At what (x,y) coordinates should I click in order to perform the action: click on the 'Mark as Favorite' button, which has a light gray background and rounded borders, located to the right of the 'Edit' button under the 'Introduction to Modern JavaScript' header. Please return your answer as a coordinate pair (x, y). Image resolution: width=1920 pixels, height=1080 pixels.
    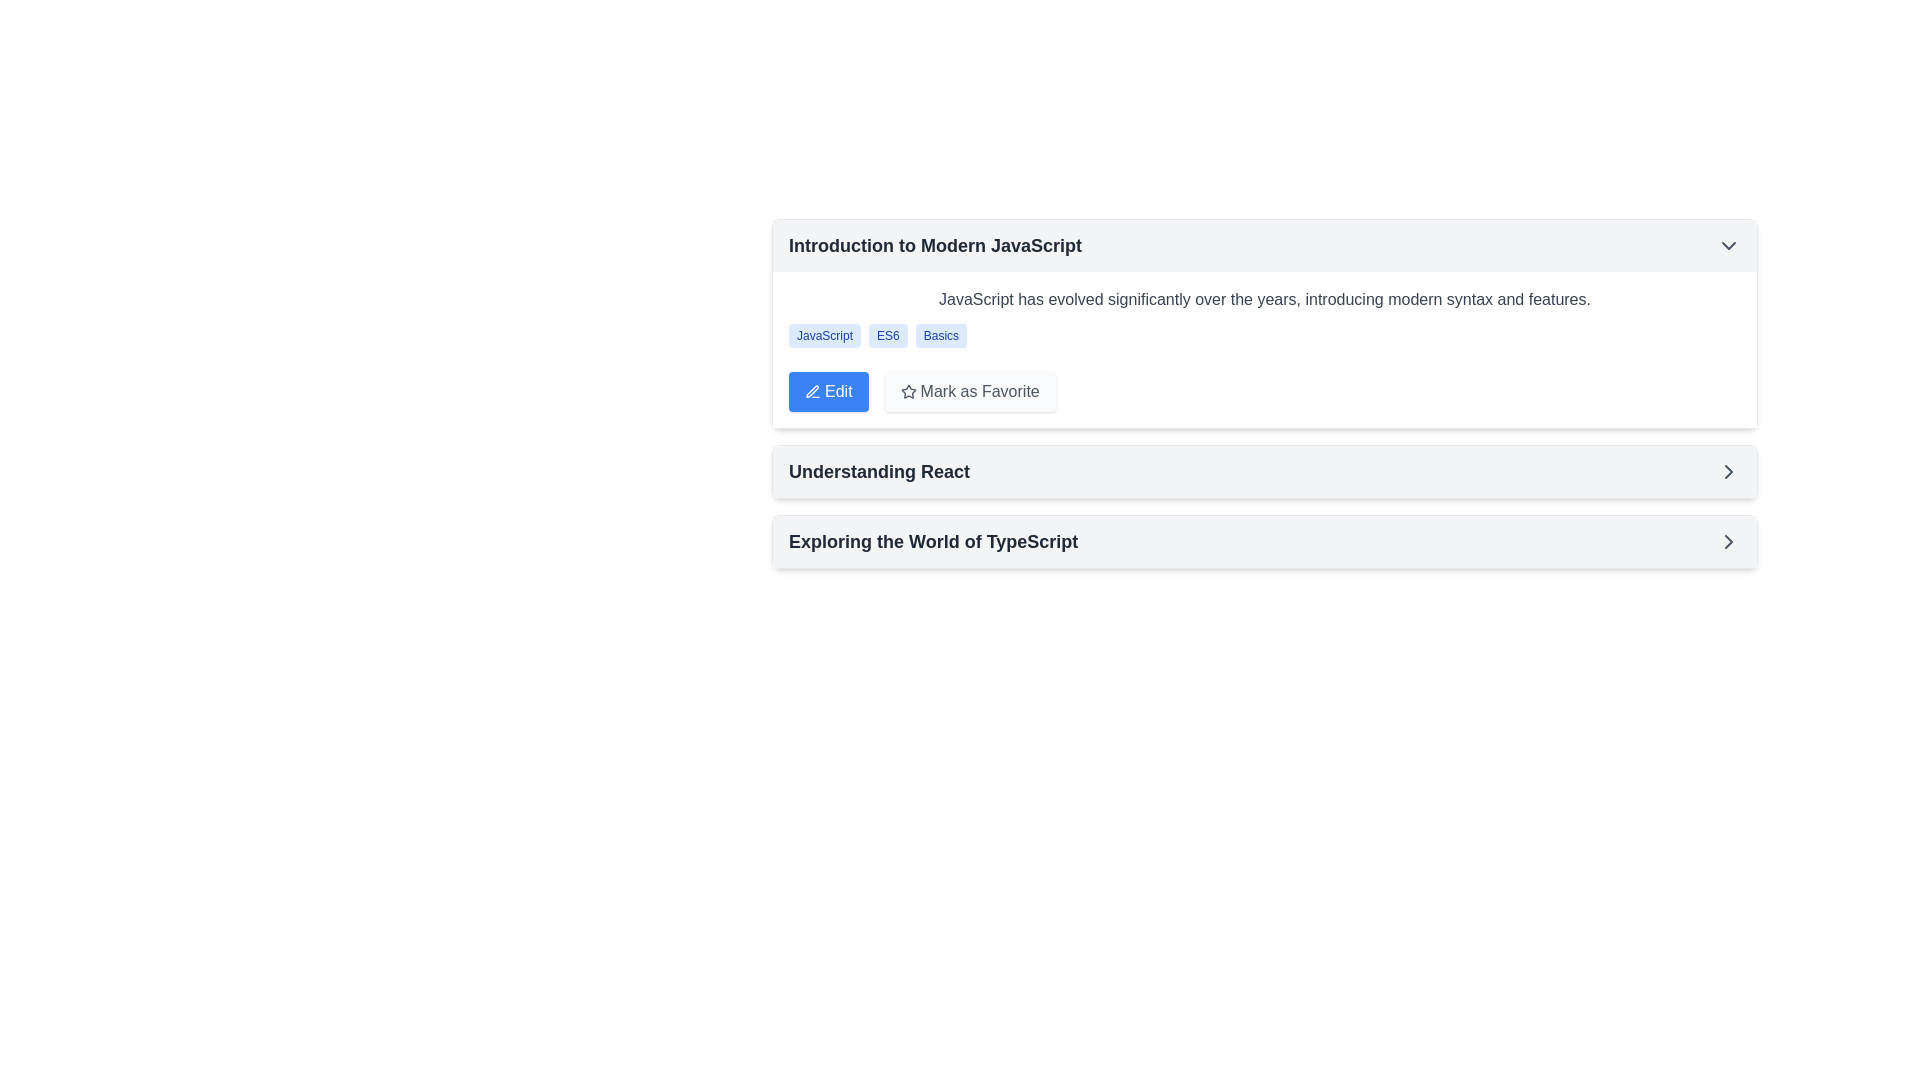
    Looking at the image, I should click on (969, 392).